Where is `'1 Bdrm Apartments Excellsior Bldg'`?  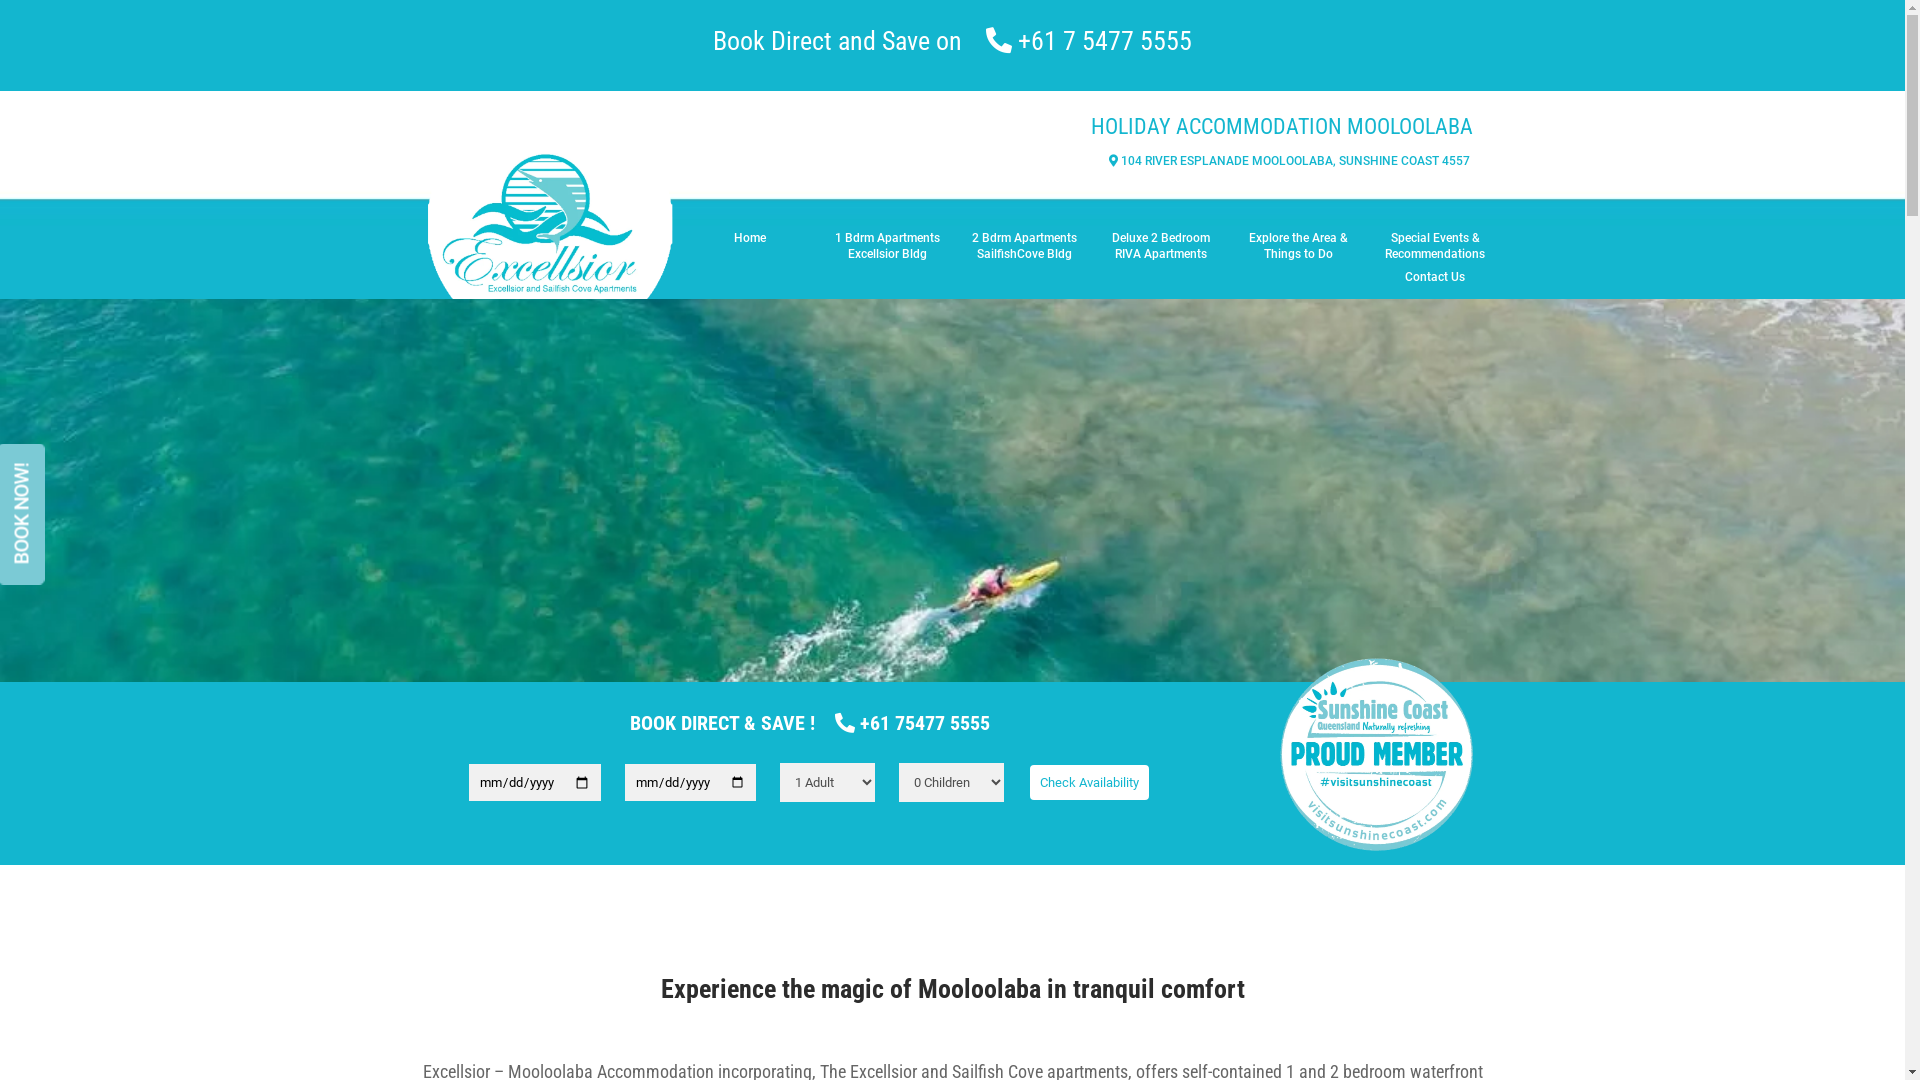
'1 Bdrm Apartments Excellsior Bldg' is located at coordinates (886, 245).